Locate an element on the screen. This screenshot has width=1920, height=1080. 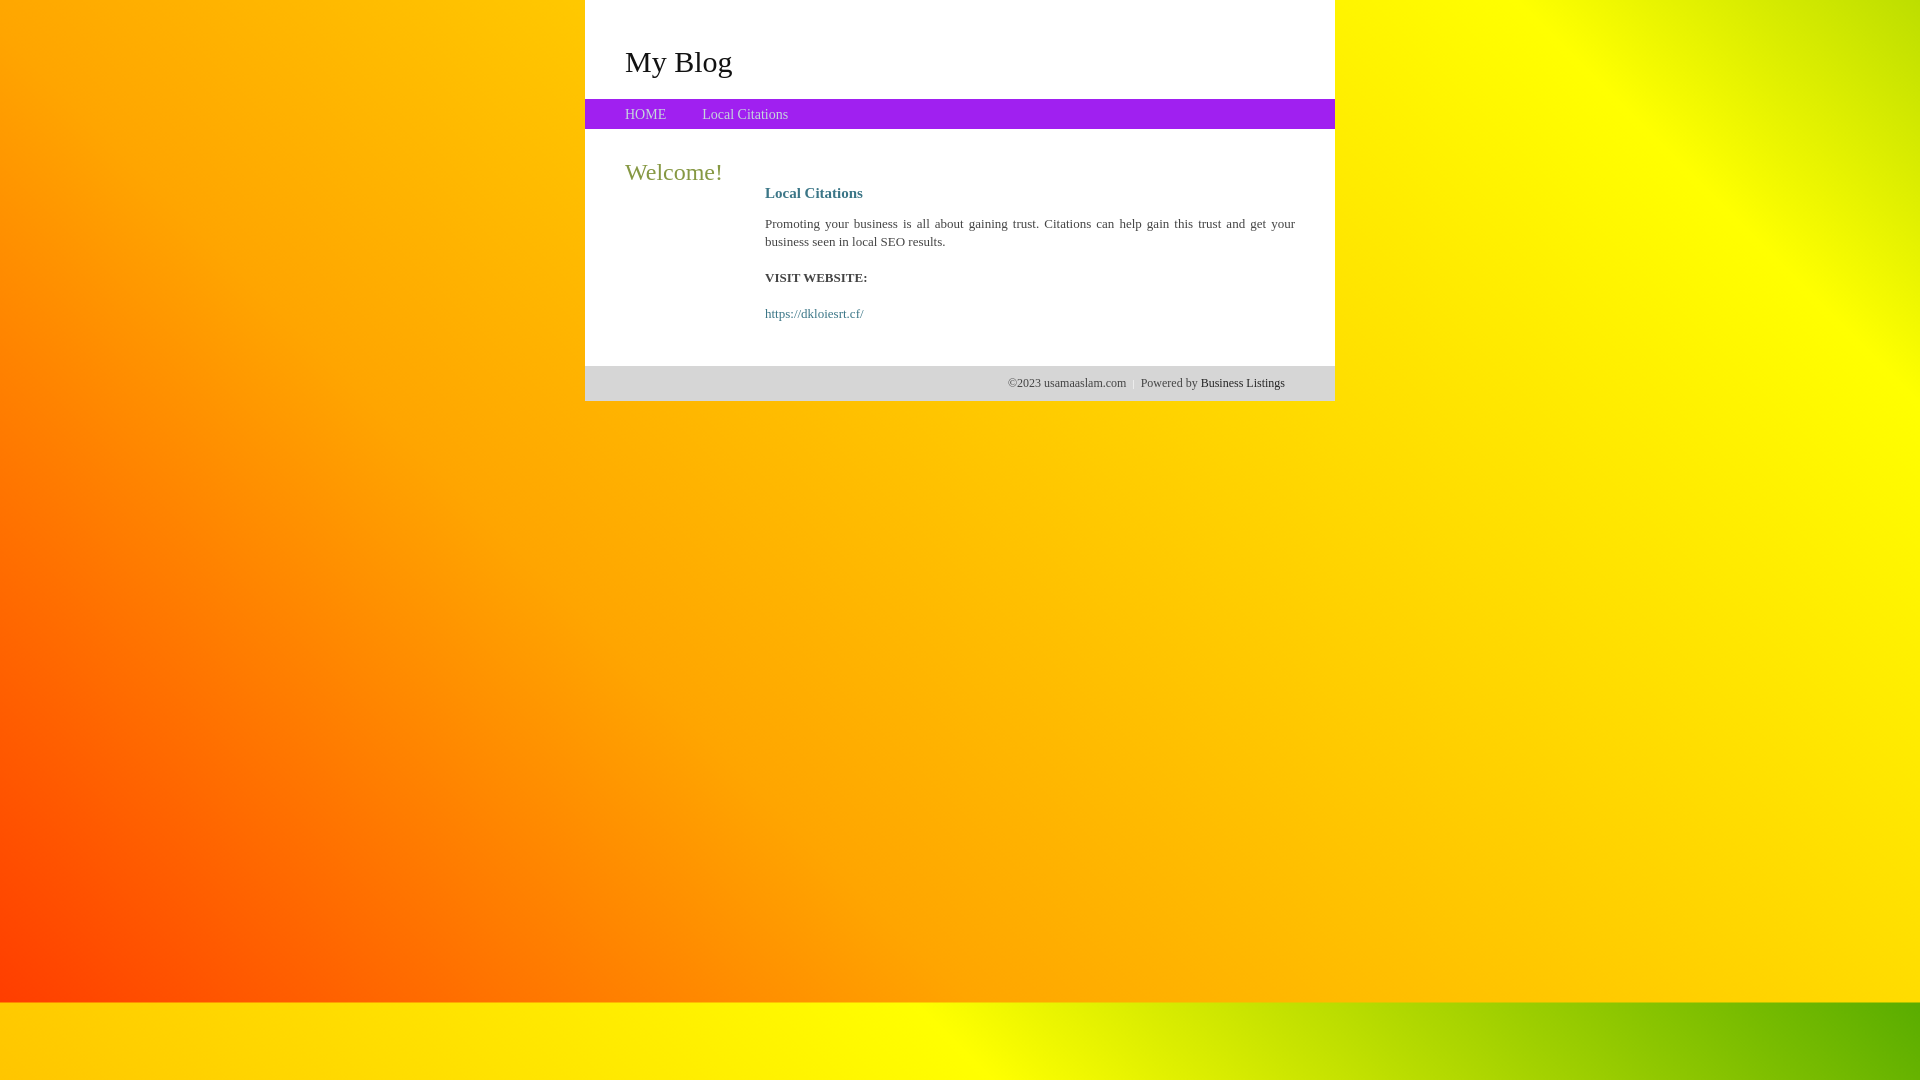
'Local Citations' is located at coordinates (701, 114).